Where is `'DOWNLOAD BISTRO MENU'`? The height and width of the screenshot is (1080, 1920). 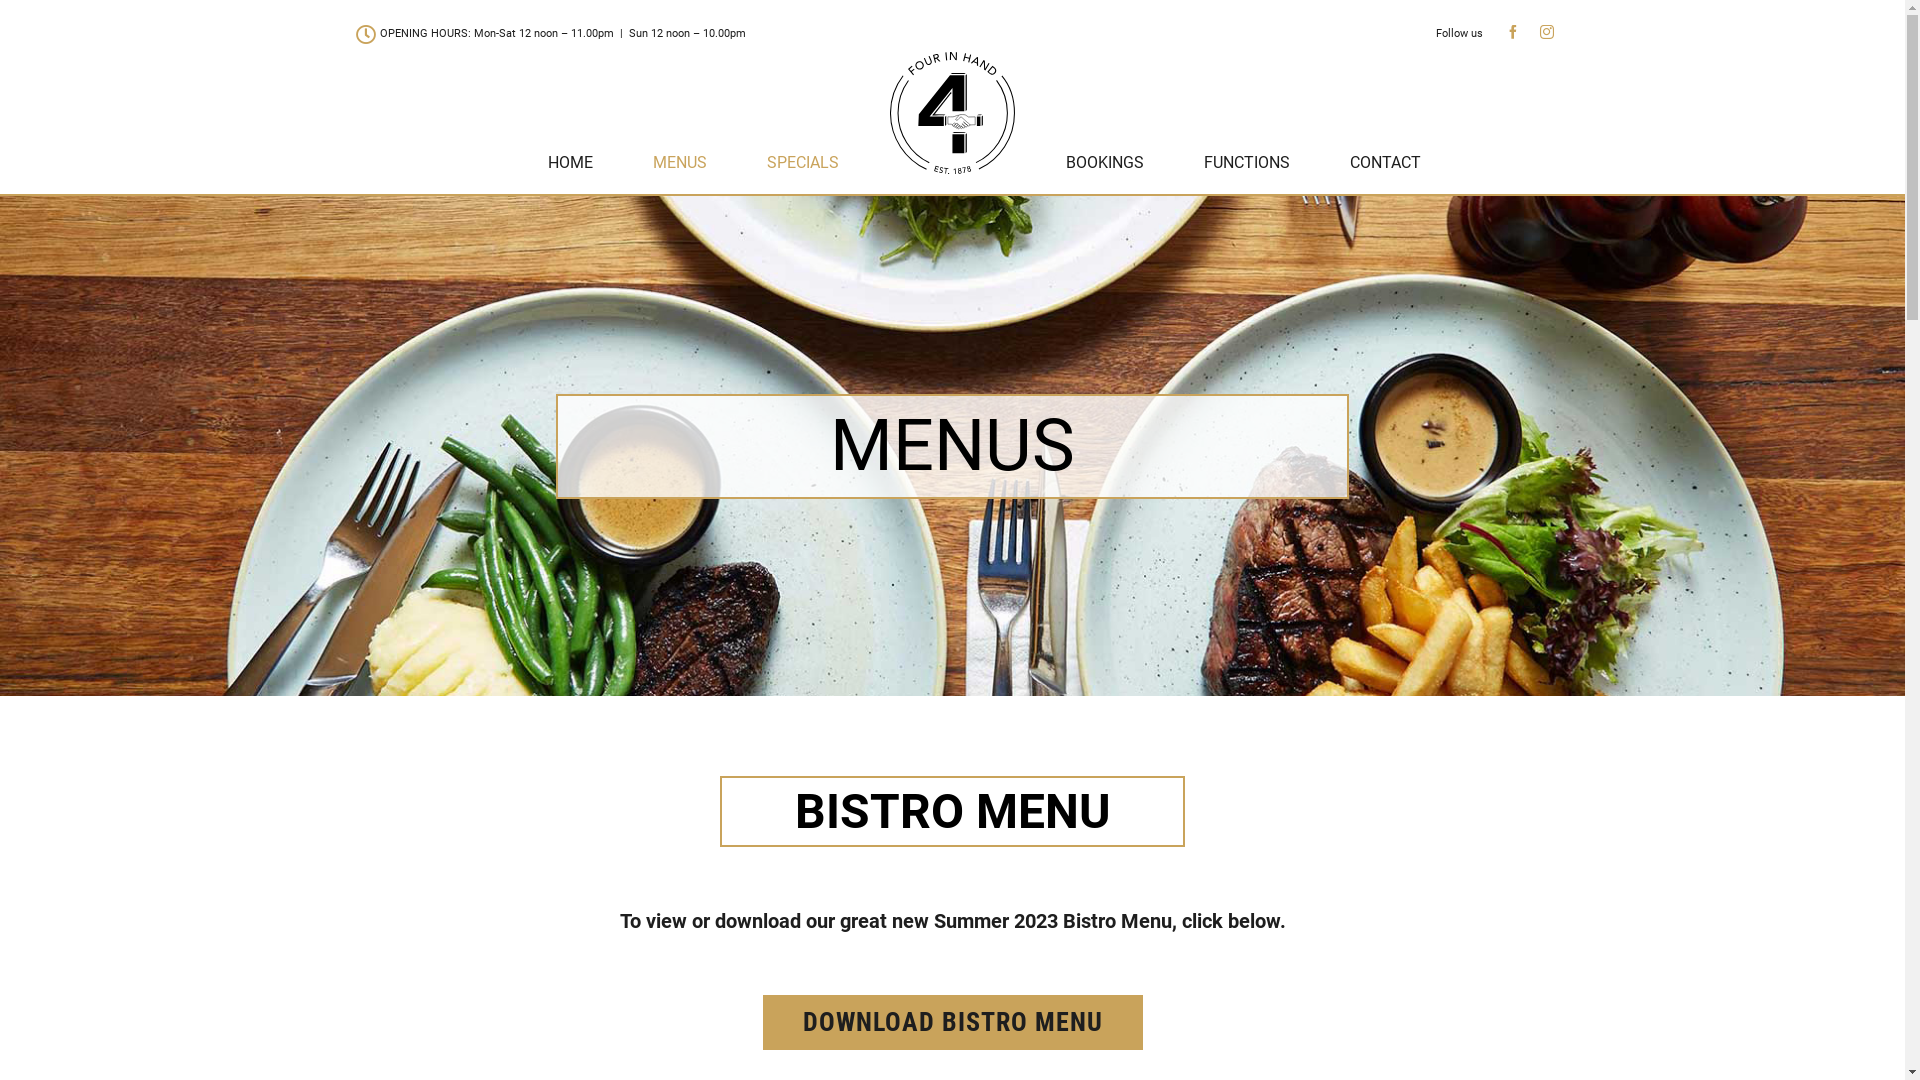
'DOWNLOAD BISTRO MENU' is located at coordinates (950, 1022).